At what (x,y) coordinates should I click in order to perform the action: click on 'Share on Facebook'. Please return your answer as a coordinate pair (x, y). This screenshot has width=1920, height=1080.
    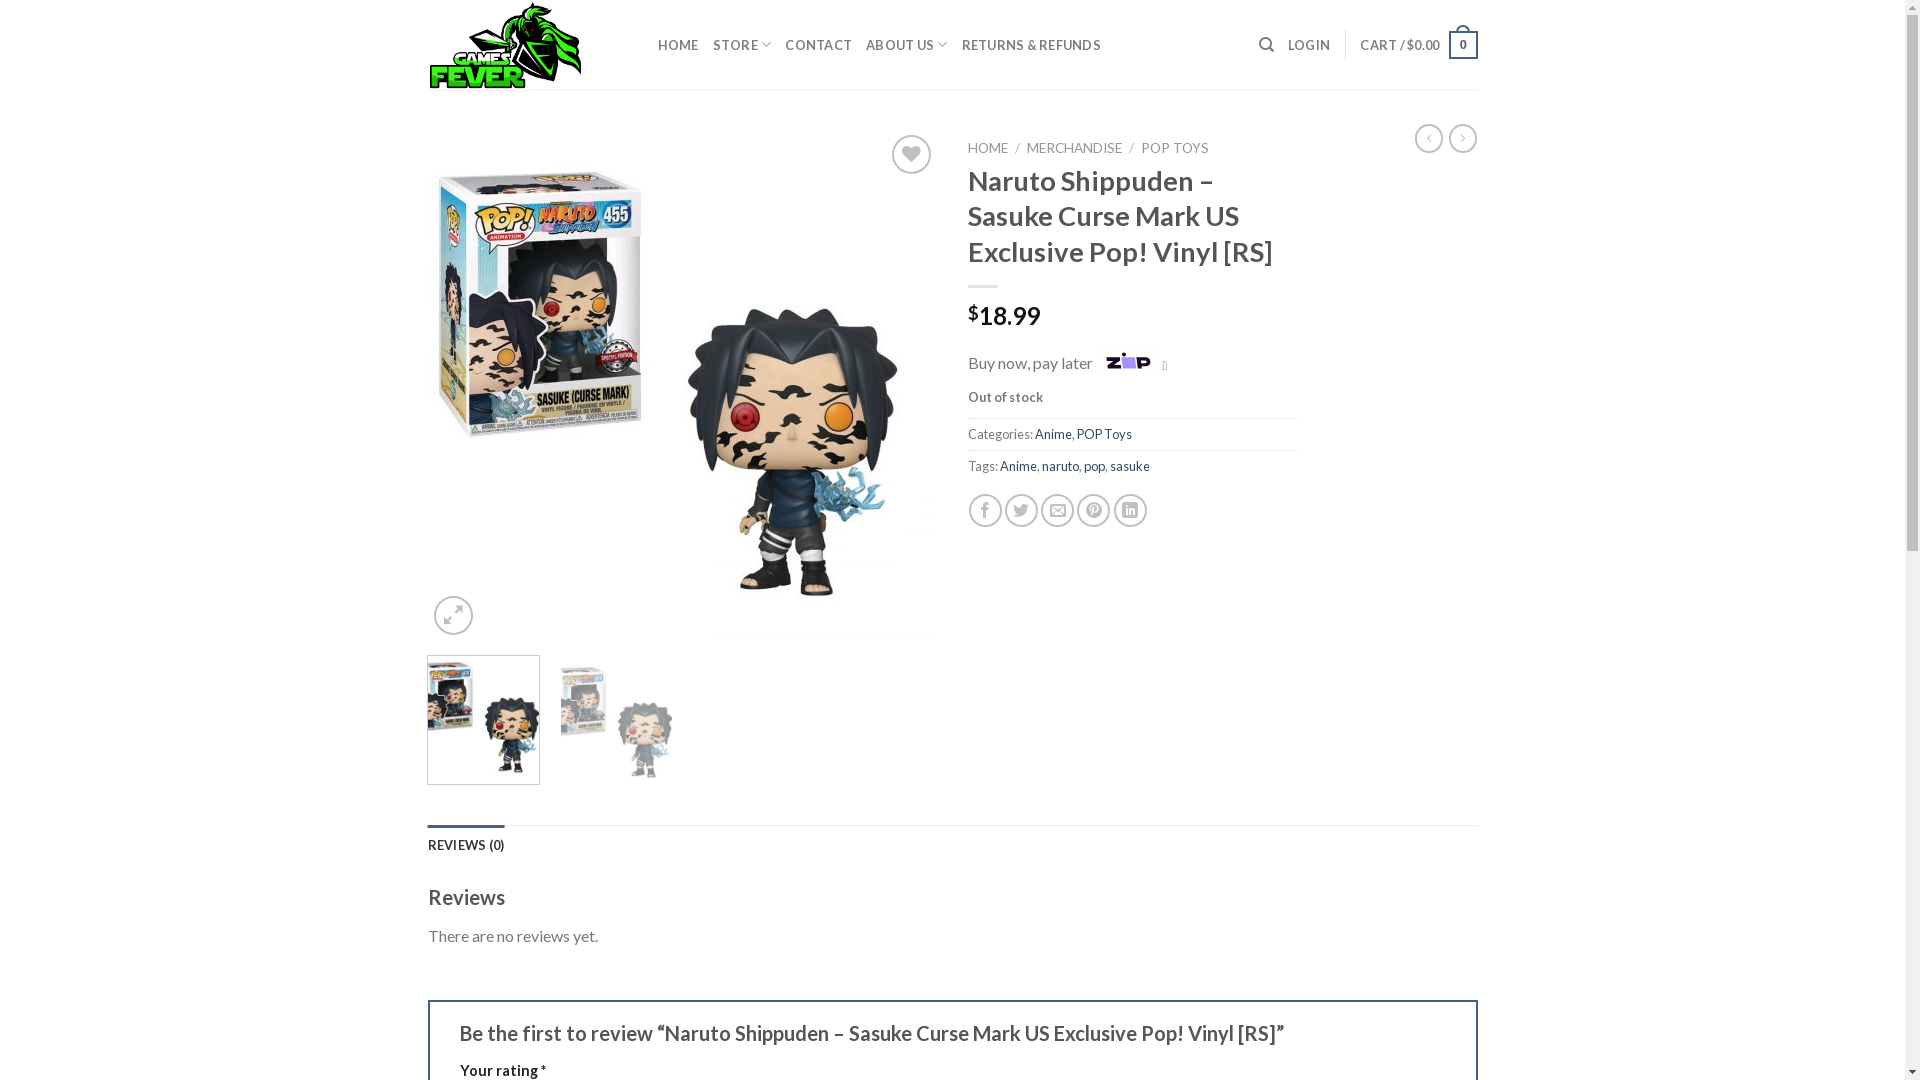
    Looking at the image, I should click on (985, 509).